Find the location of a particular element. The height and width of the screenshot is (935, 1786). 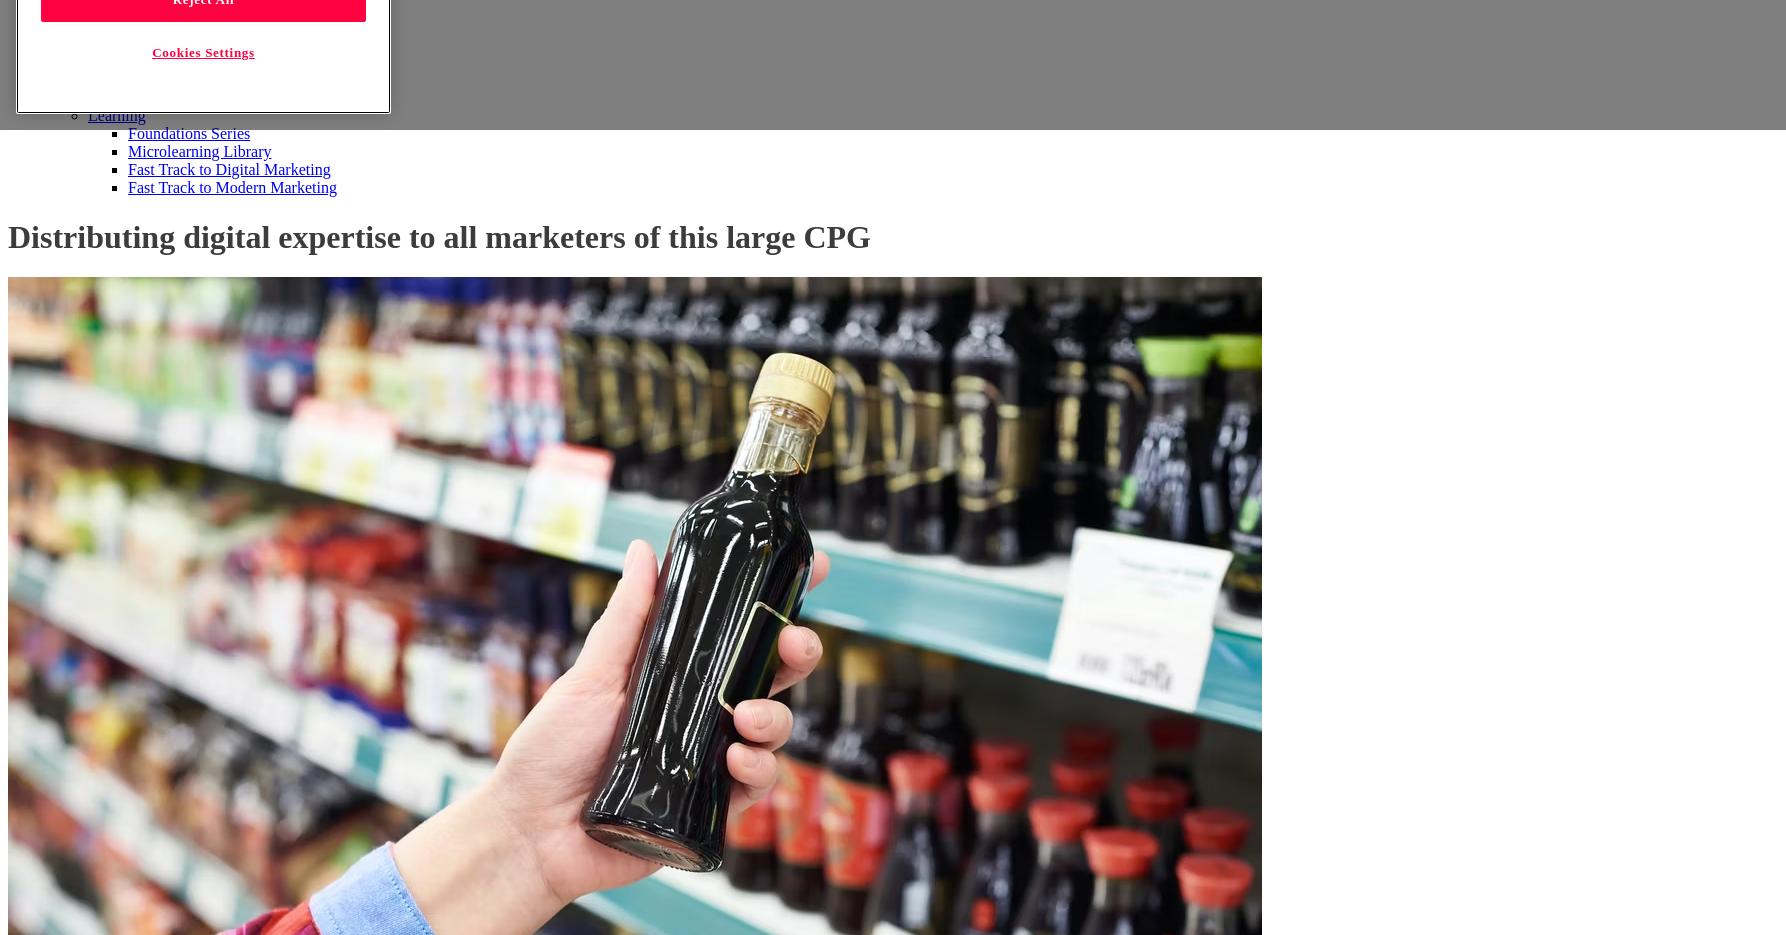

'Fast Track to Digital Marketing' is located at coordinates (227, 169).